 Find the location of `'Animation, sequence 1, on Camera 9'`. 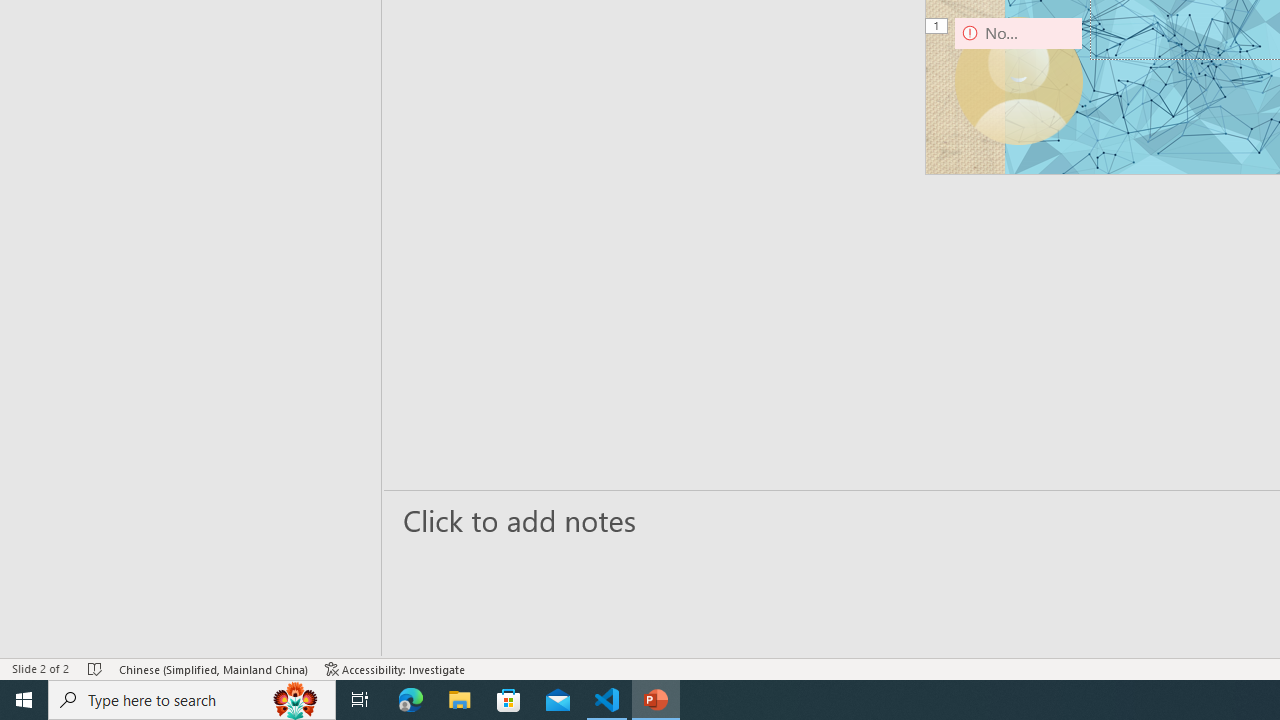

'Animation, sequence 1, on Camera 9' is located at coordinates (937, 27).